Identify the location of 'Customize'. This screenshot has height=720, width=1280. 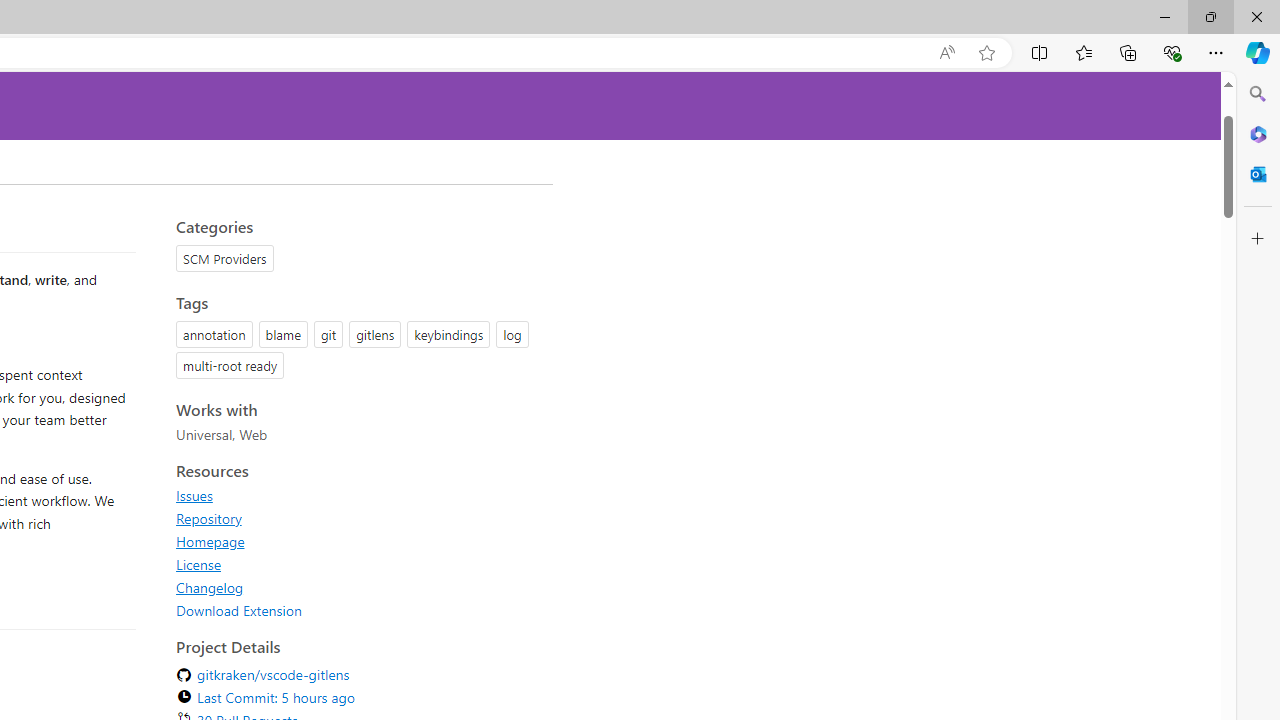
(1257, 238).